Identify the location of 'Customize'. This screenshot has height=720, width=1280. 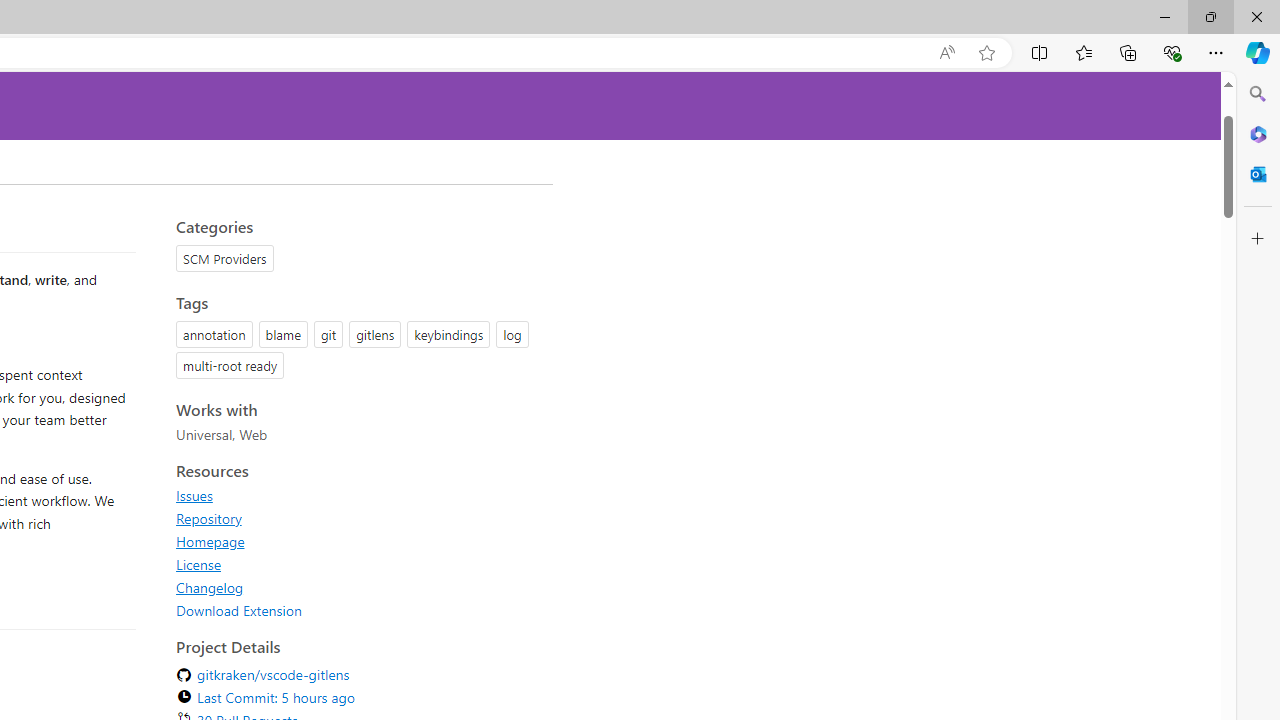
(1257, 238).